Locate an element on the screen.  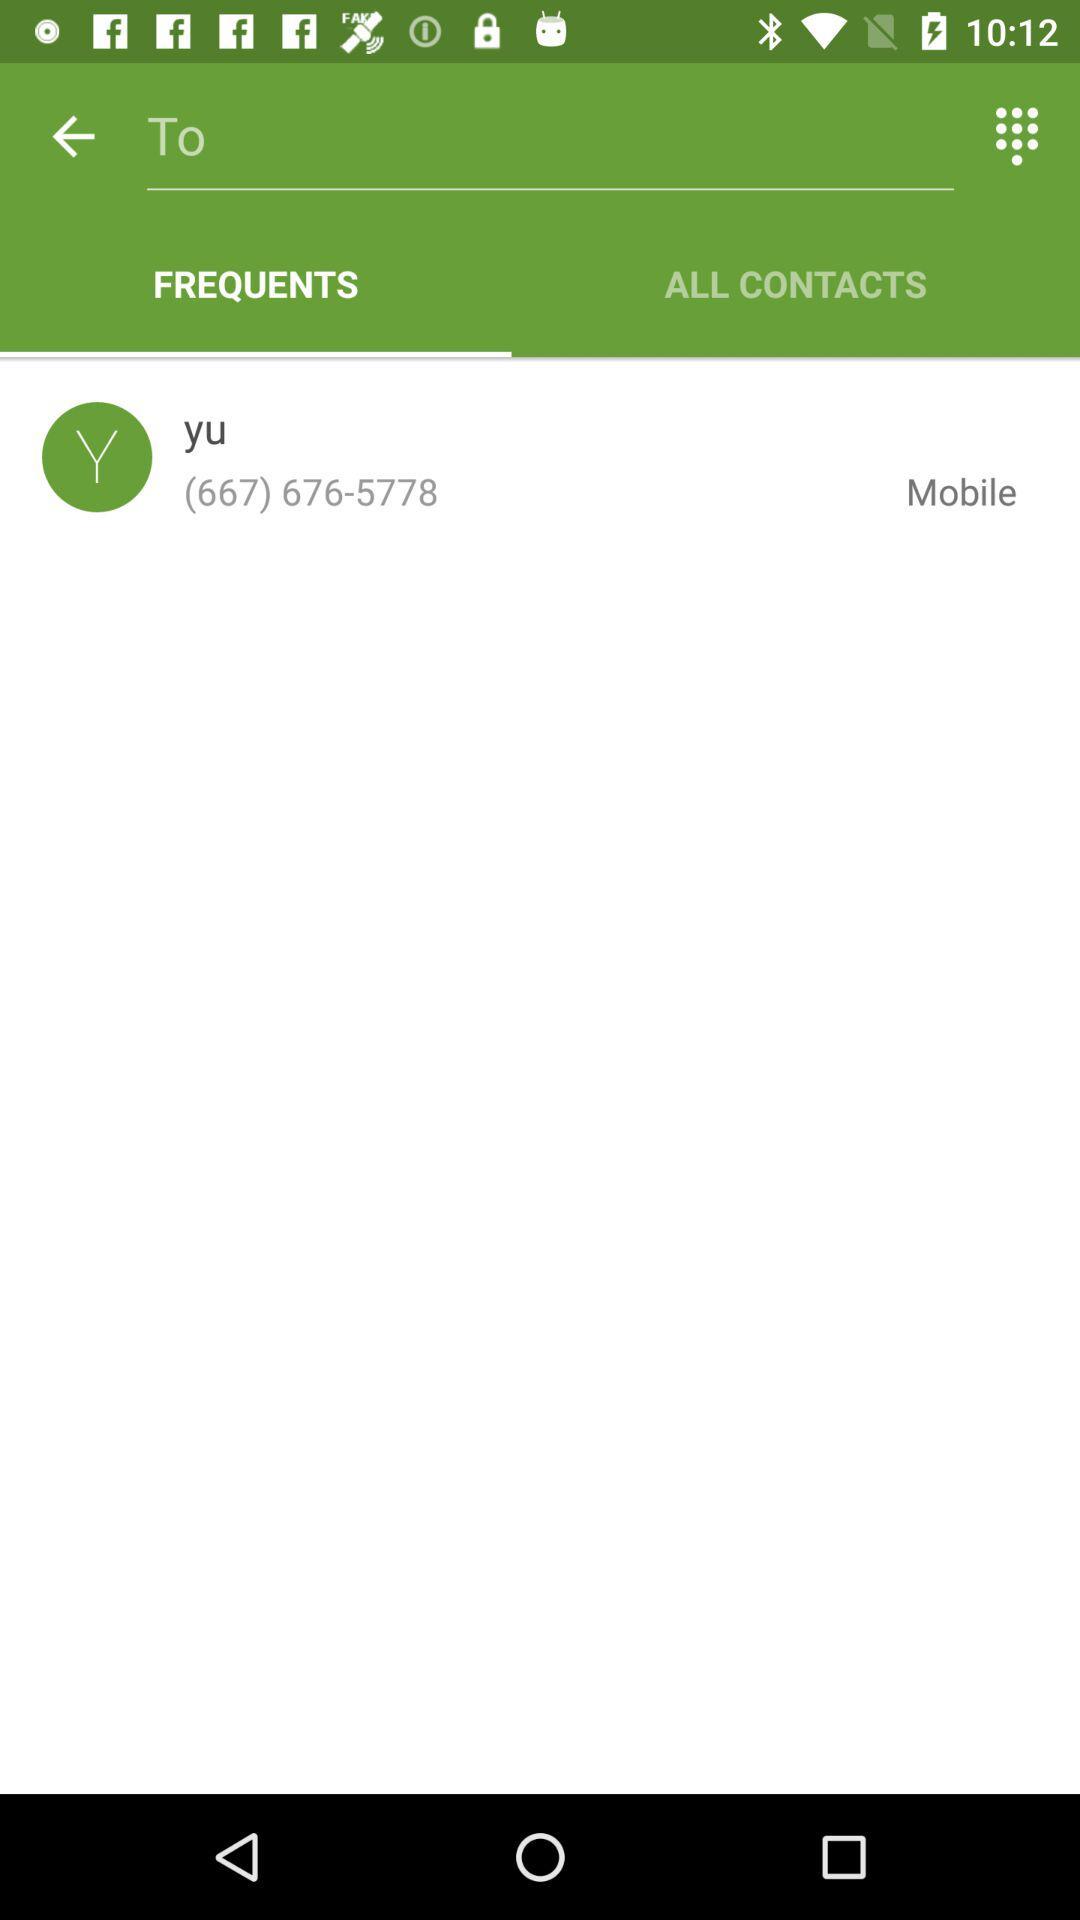
the mobile is located at coordinates (945, 491).